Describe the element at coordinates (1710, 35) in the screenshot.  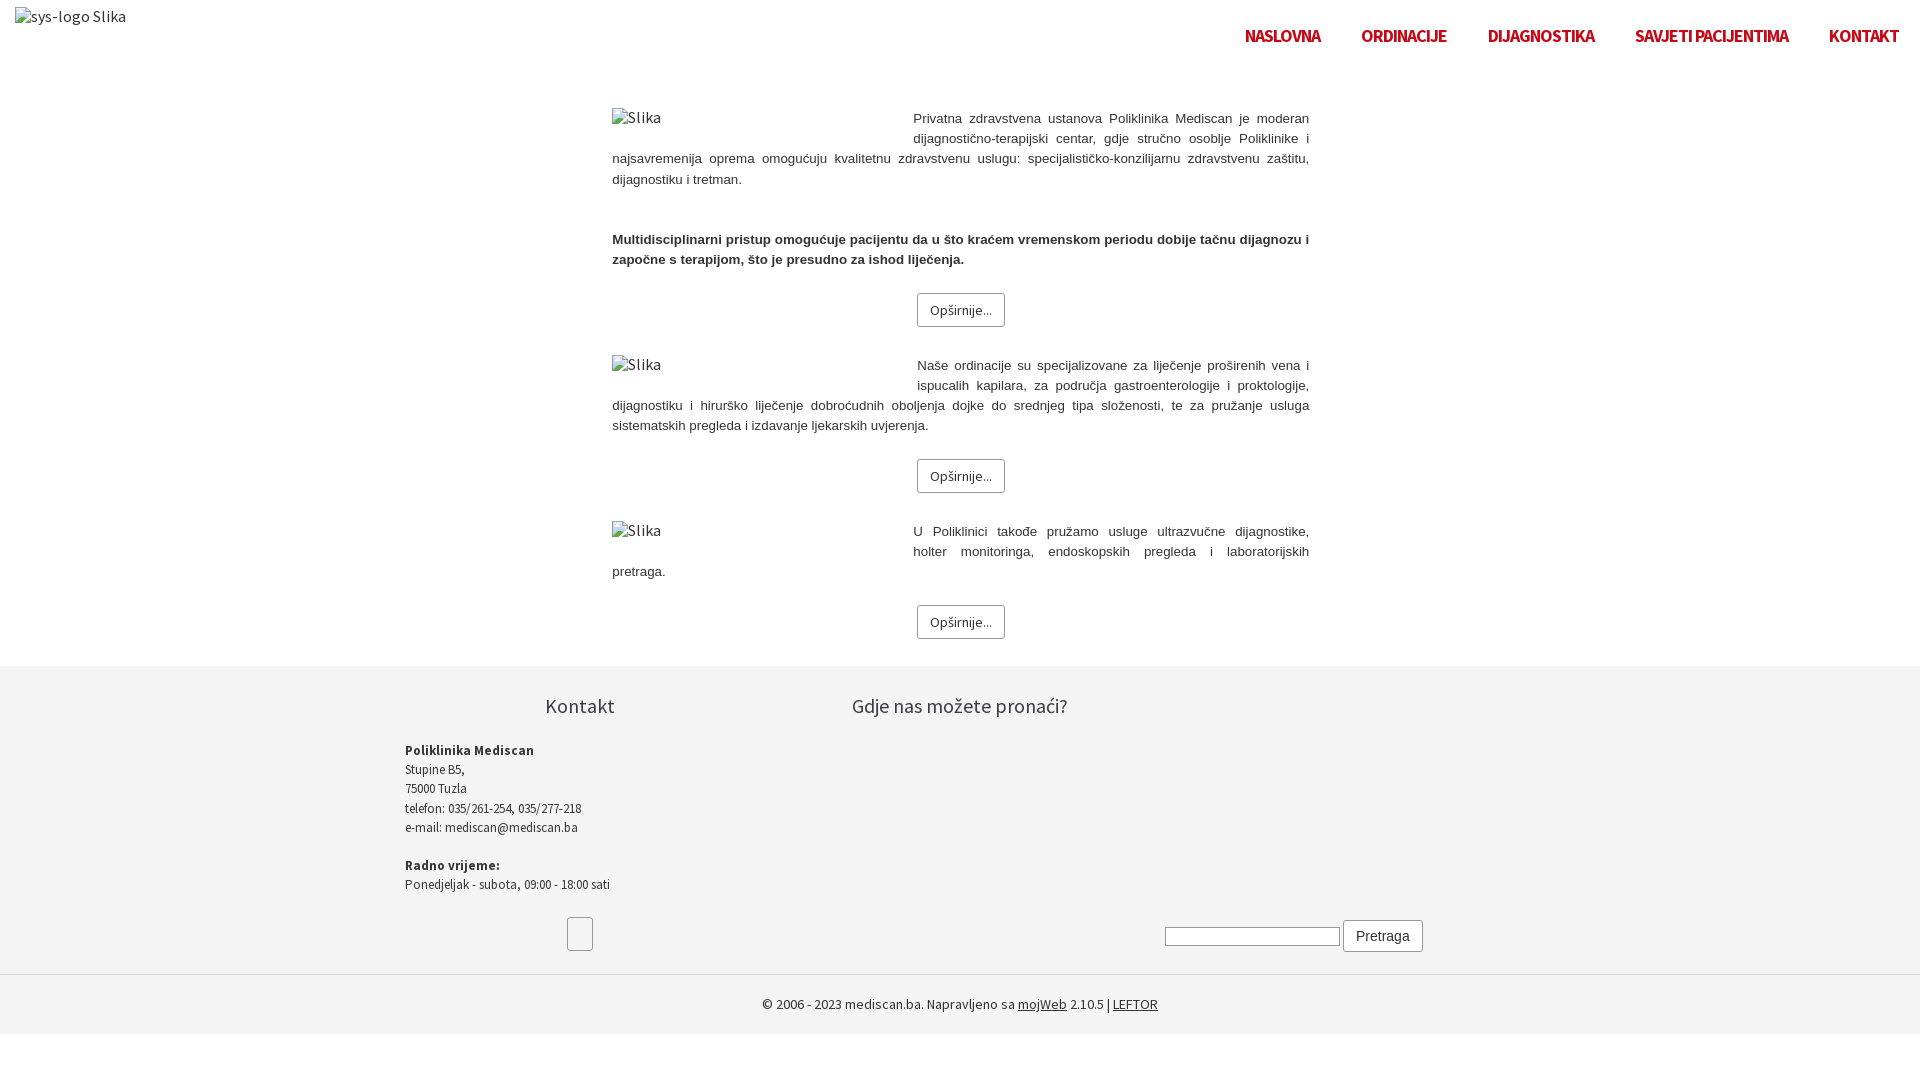
I see `'SAVJETI PACIJENTIMA'` at that location.